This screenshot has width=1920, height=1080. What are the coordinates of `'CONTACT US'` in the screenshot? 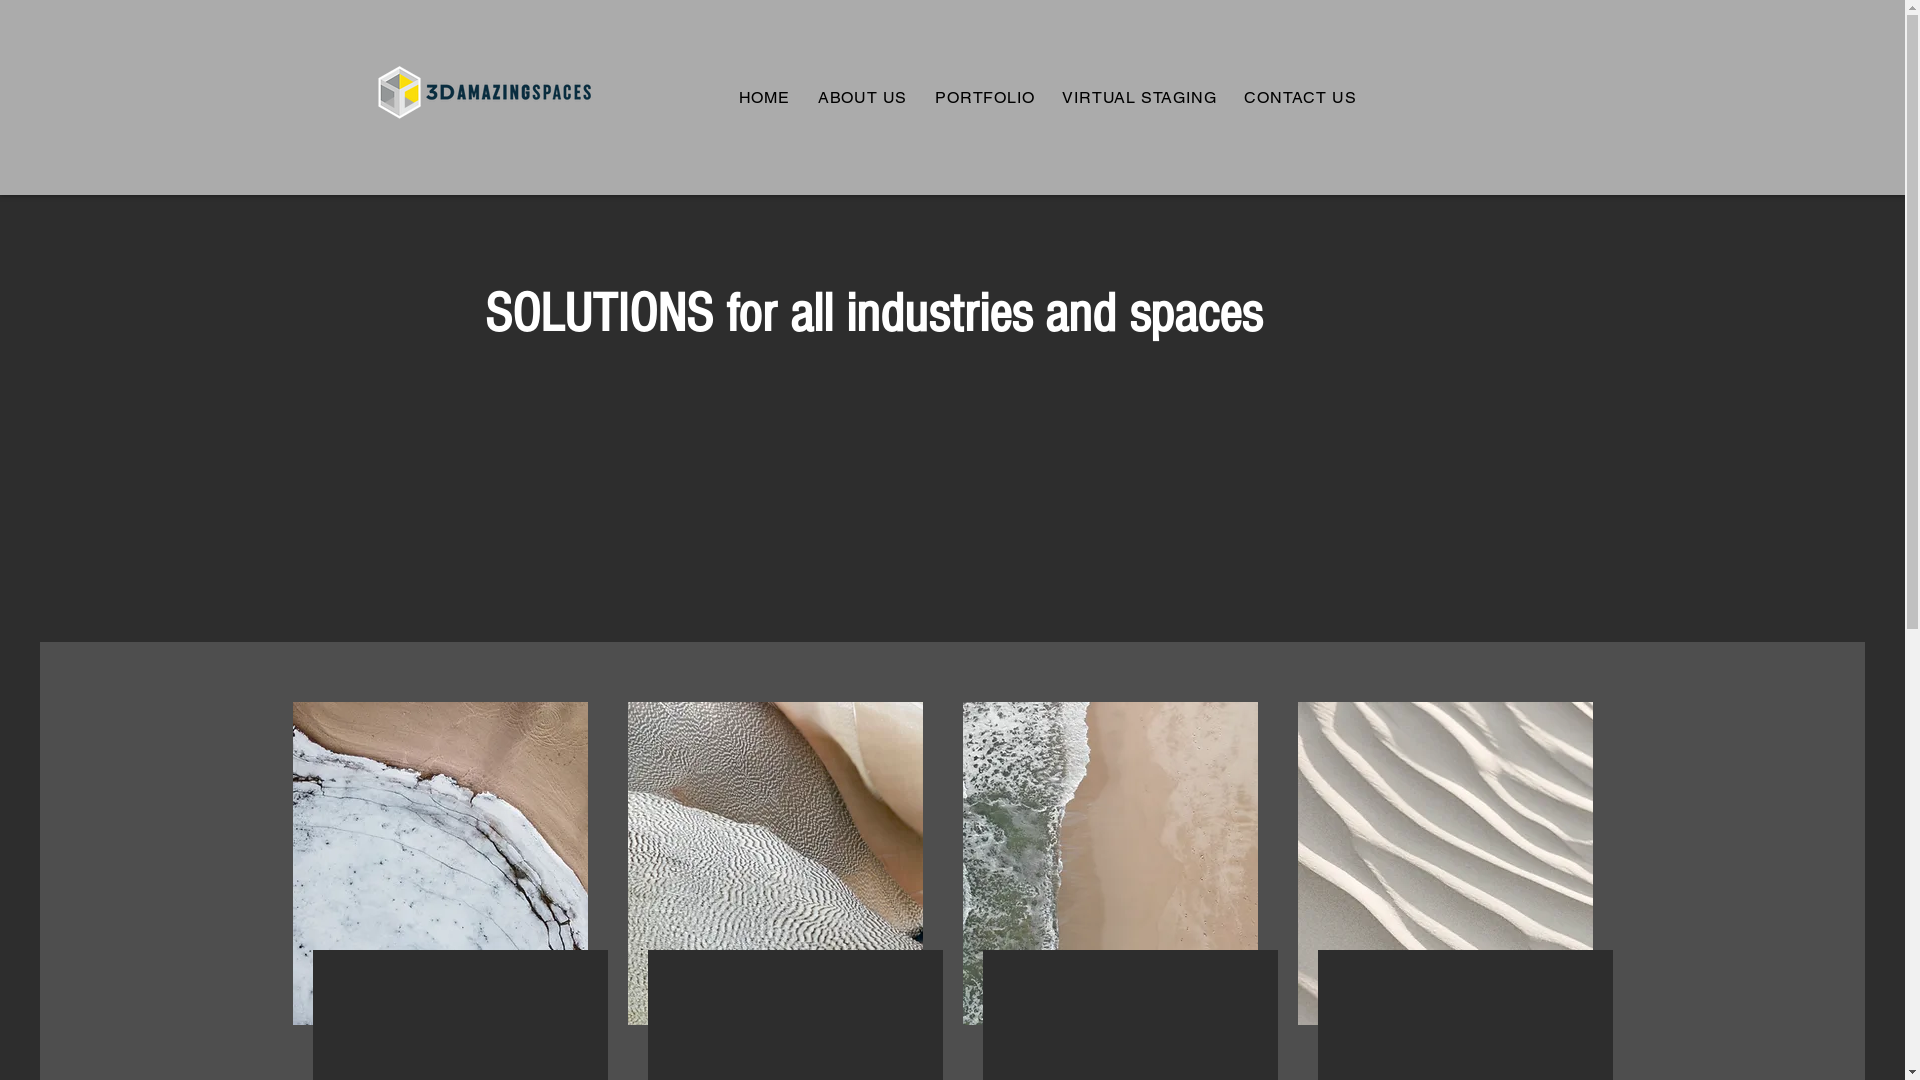 It's located at (1300, 96).